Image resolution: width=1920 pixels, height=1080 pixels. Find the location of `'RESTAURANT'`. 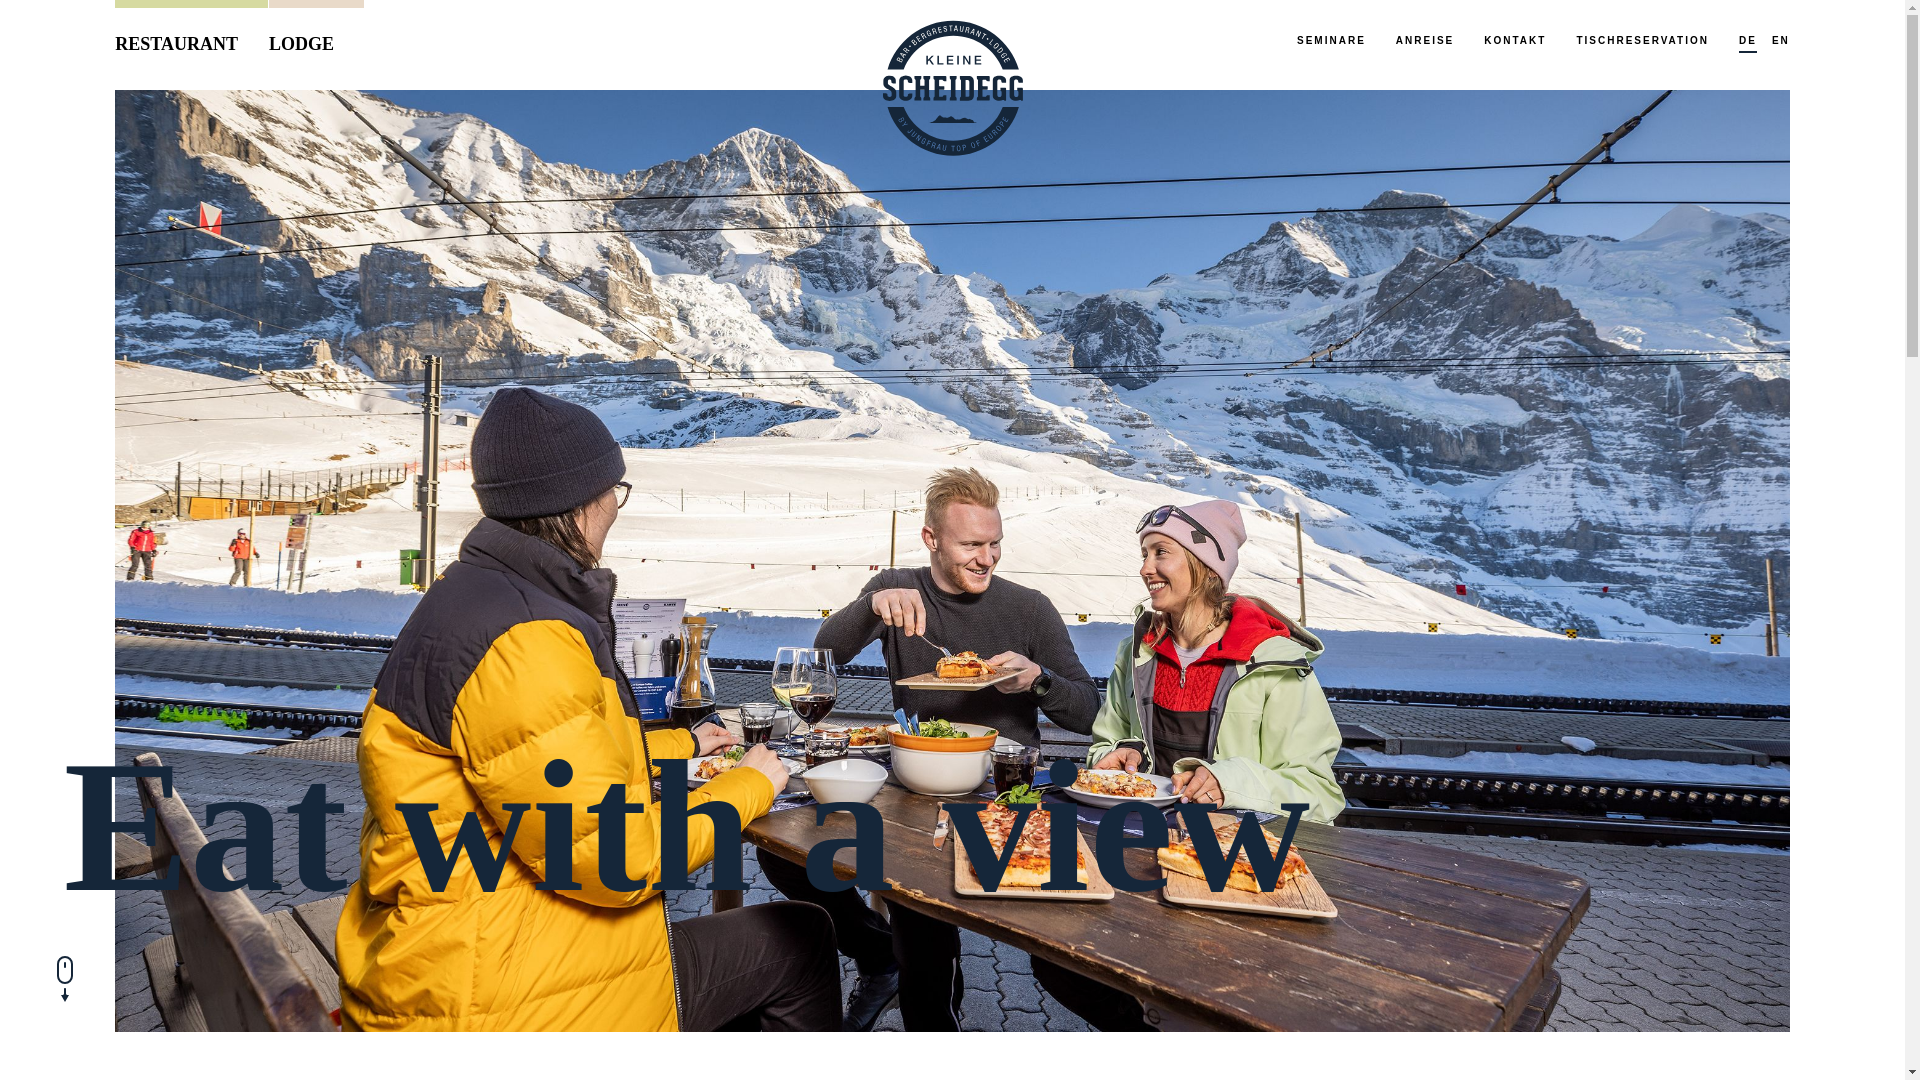

'RESTAURANT' is located at coordinates (191, 34).